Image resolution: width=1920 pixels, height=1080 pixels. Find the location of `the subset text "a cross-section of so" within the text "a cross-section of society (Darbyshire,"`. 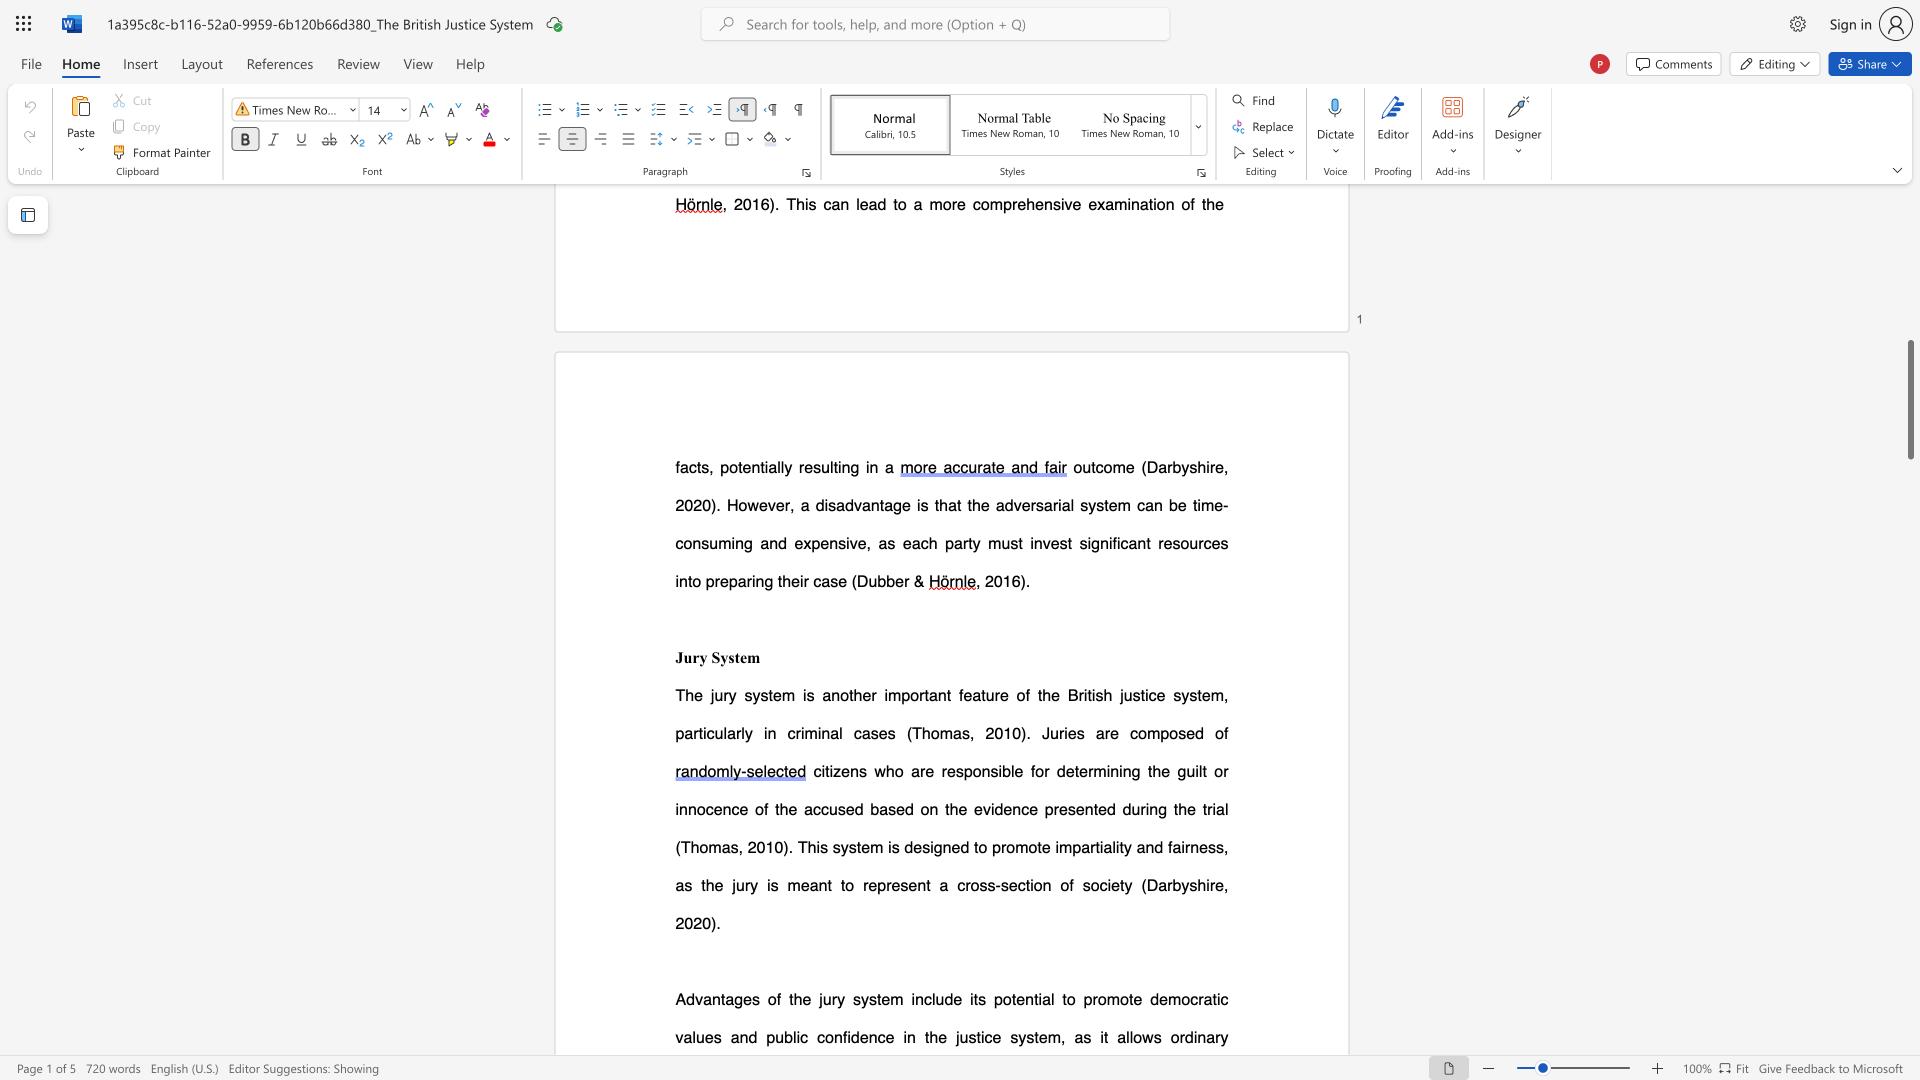

the subset text "a cross-section of so" within the text "a cross-section of society (Darbyshire," is located at coordinates (938, 884).